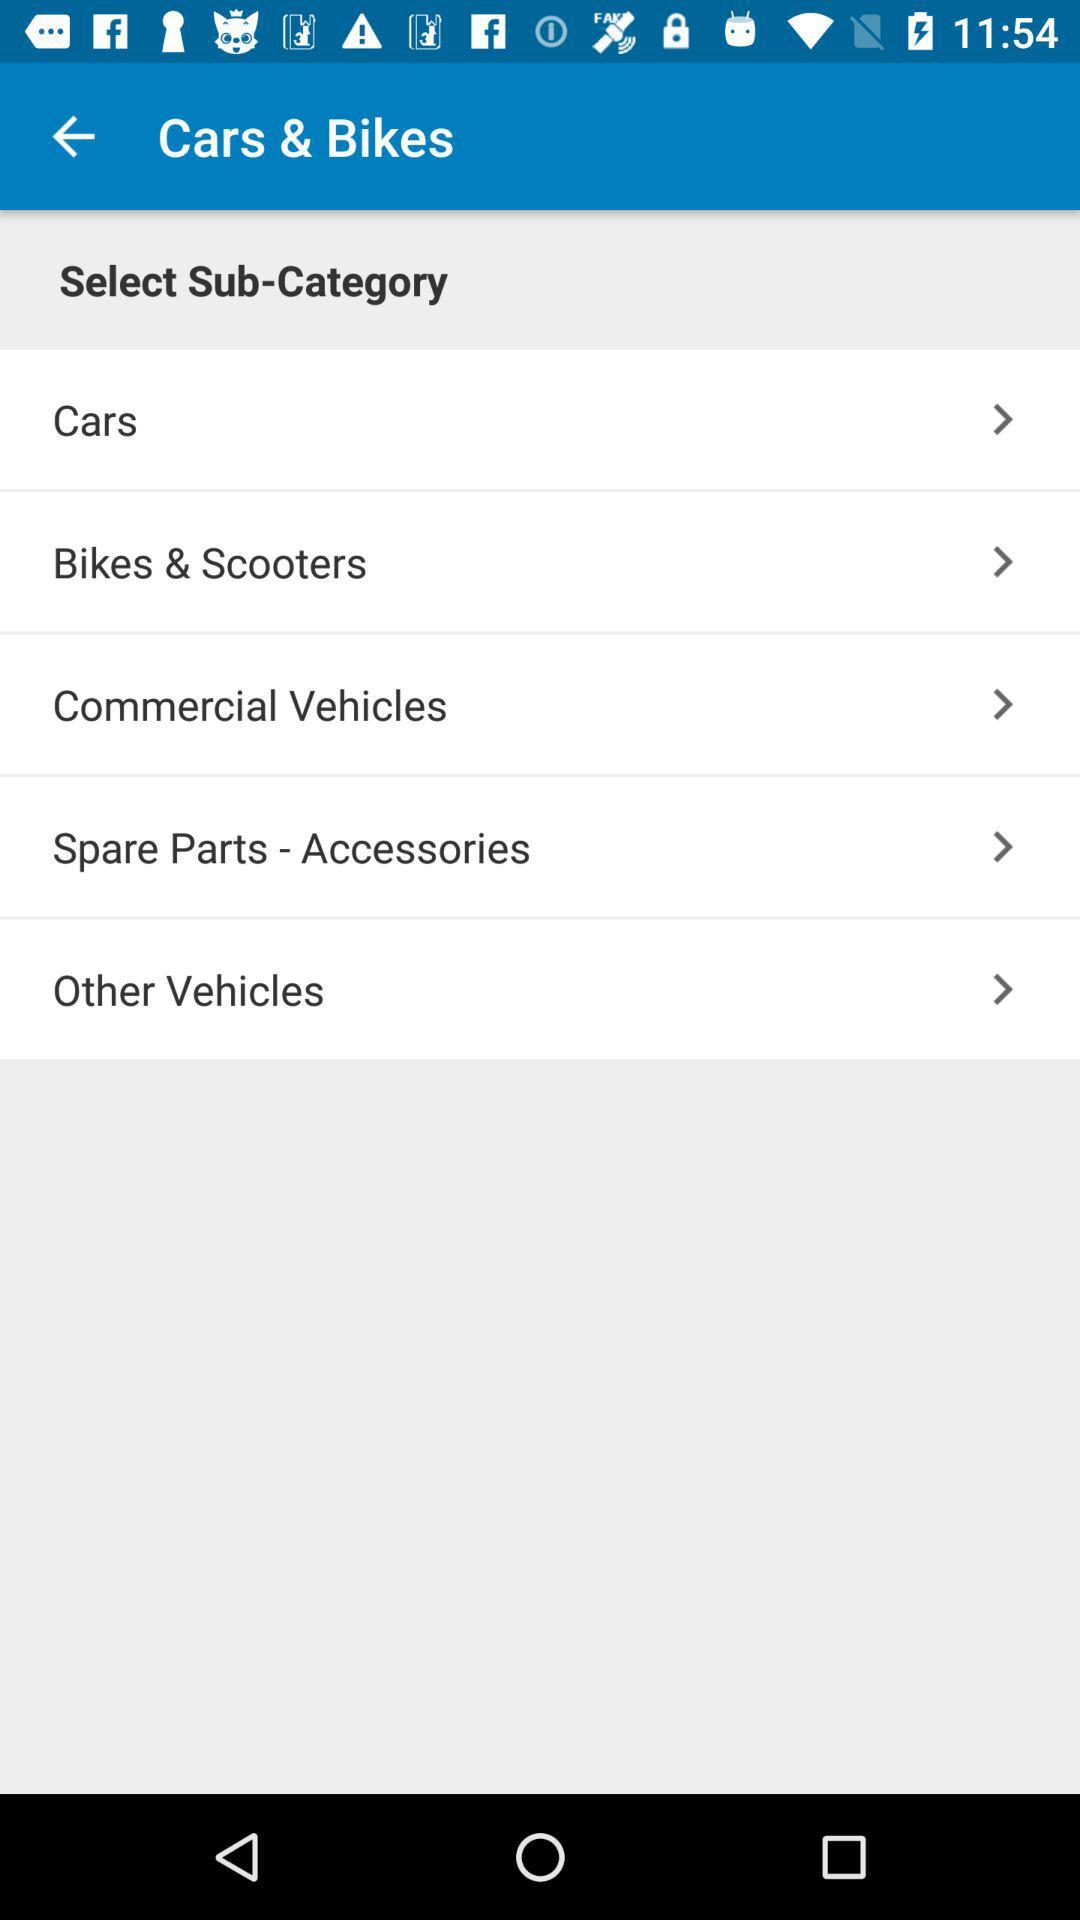  I want to click on the item below cars item, so click(1003, 560).